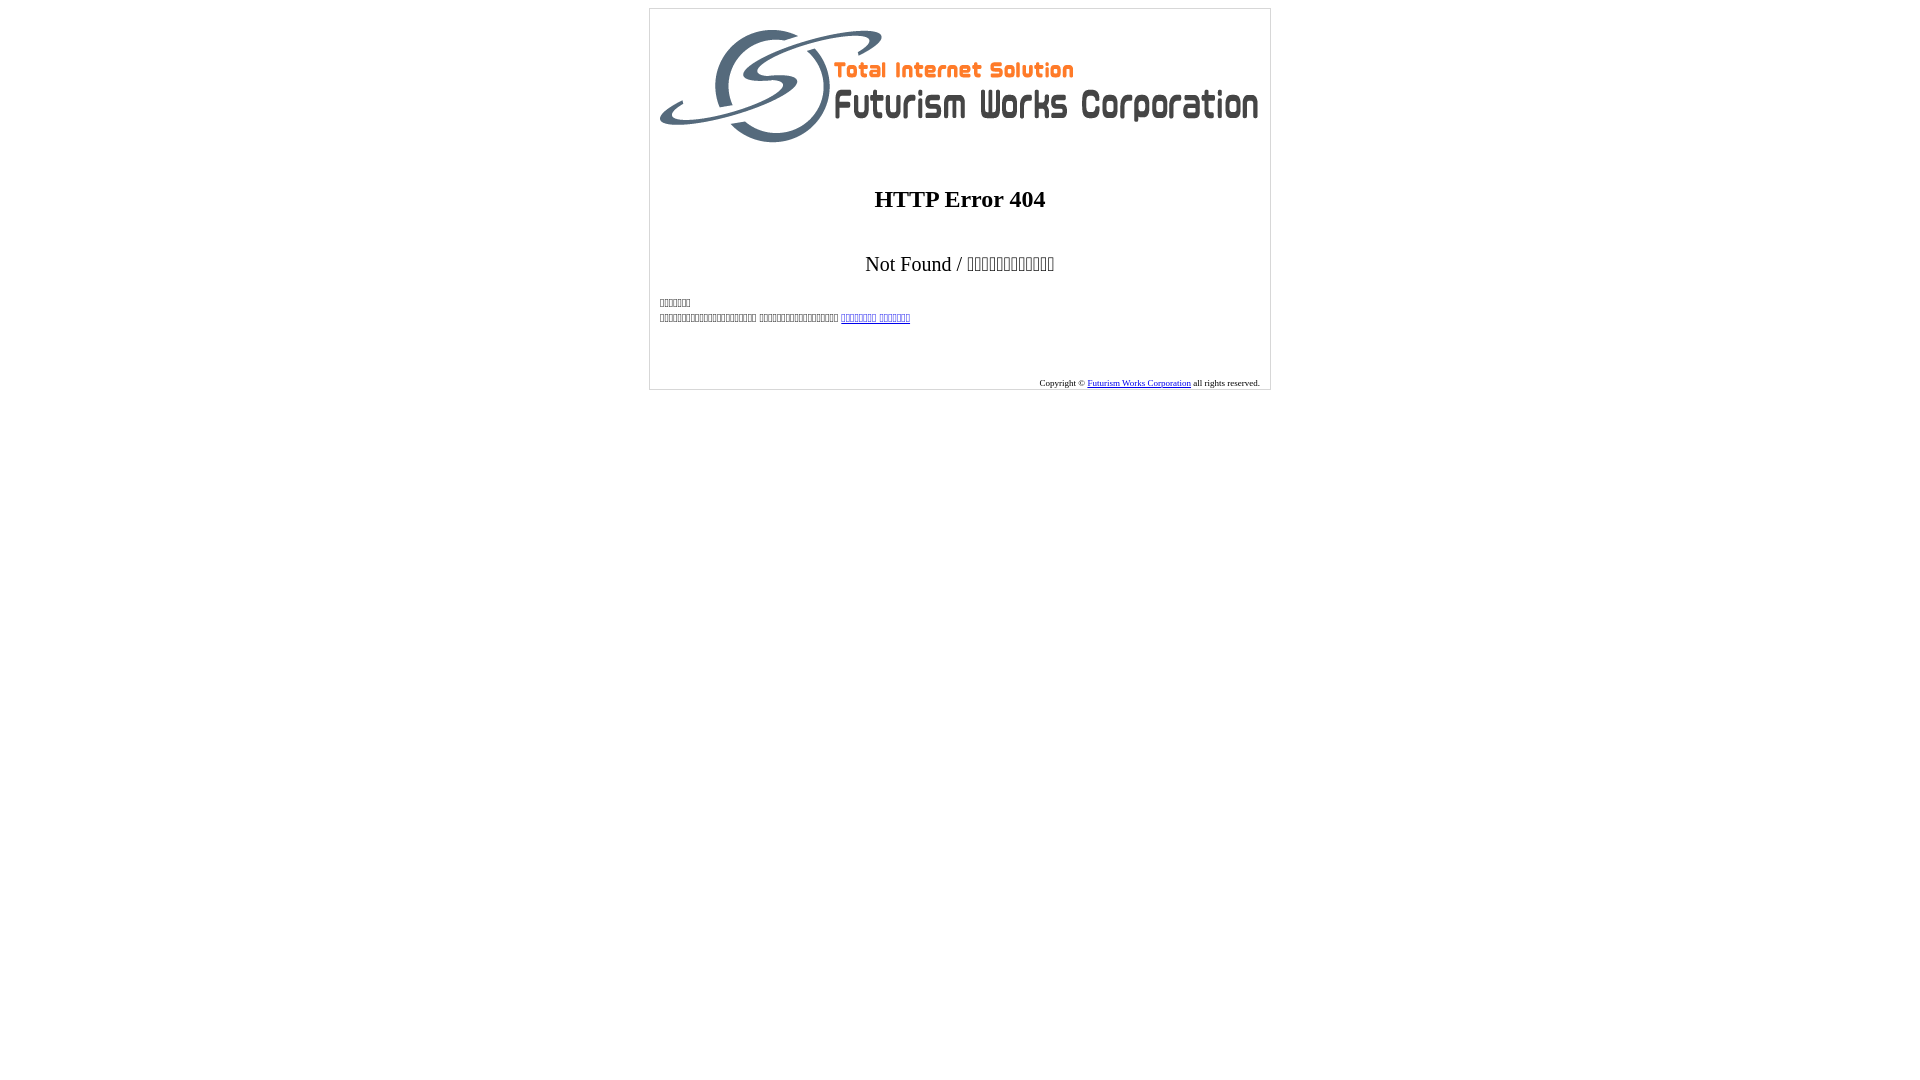 The height and width of the screenshot is (1080, 1920). Describe the element at coordinates (1085, 382) in the screenshot. I see `'Futurism Works Corporation'` at that location.